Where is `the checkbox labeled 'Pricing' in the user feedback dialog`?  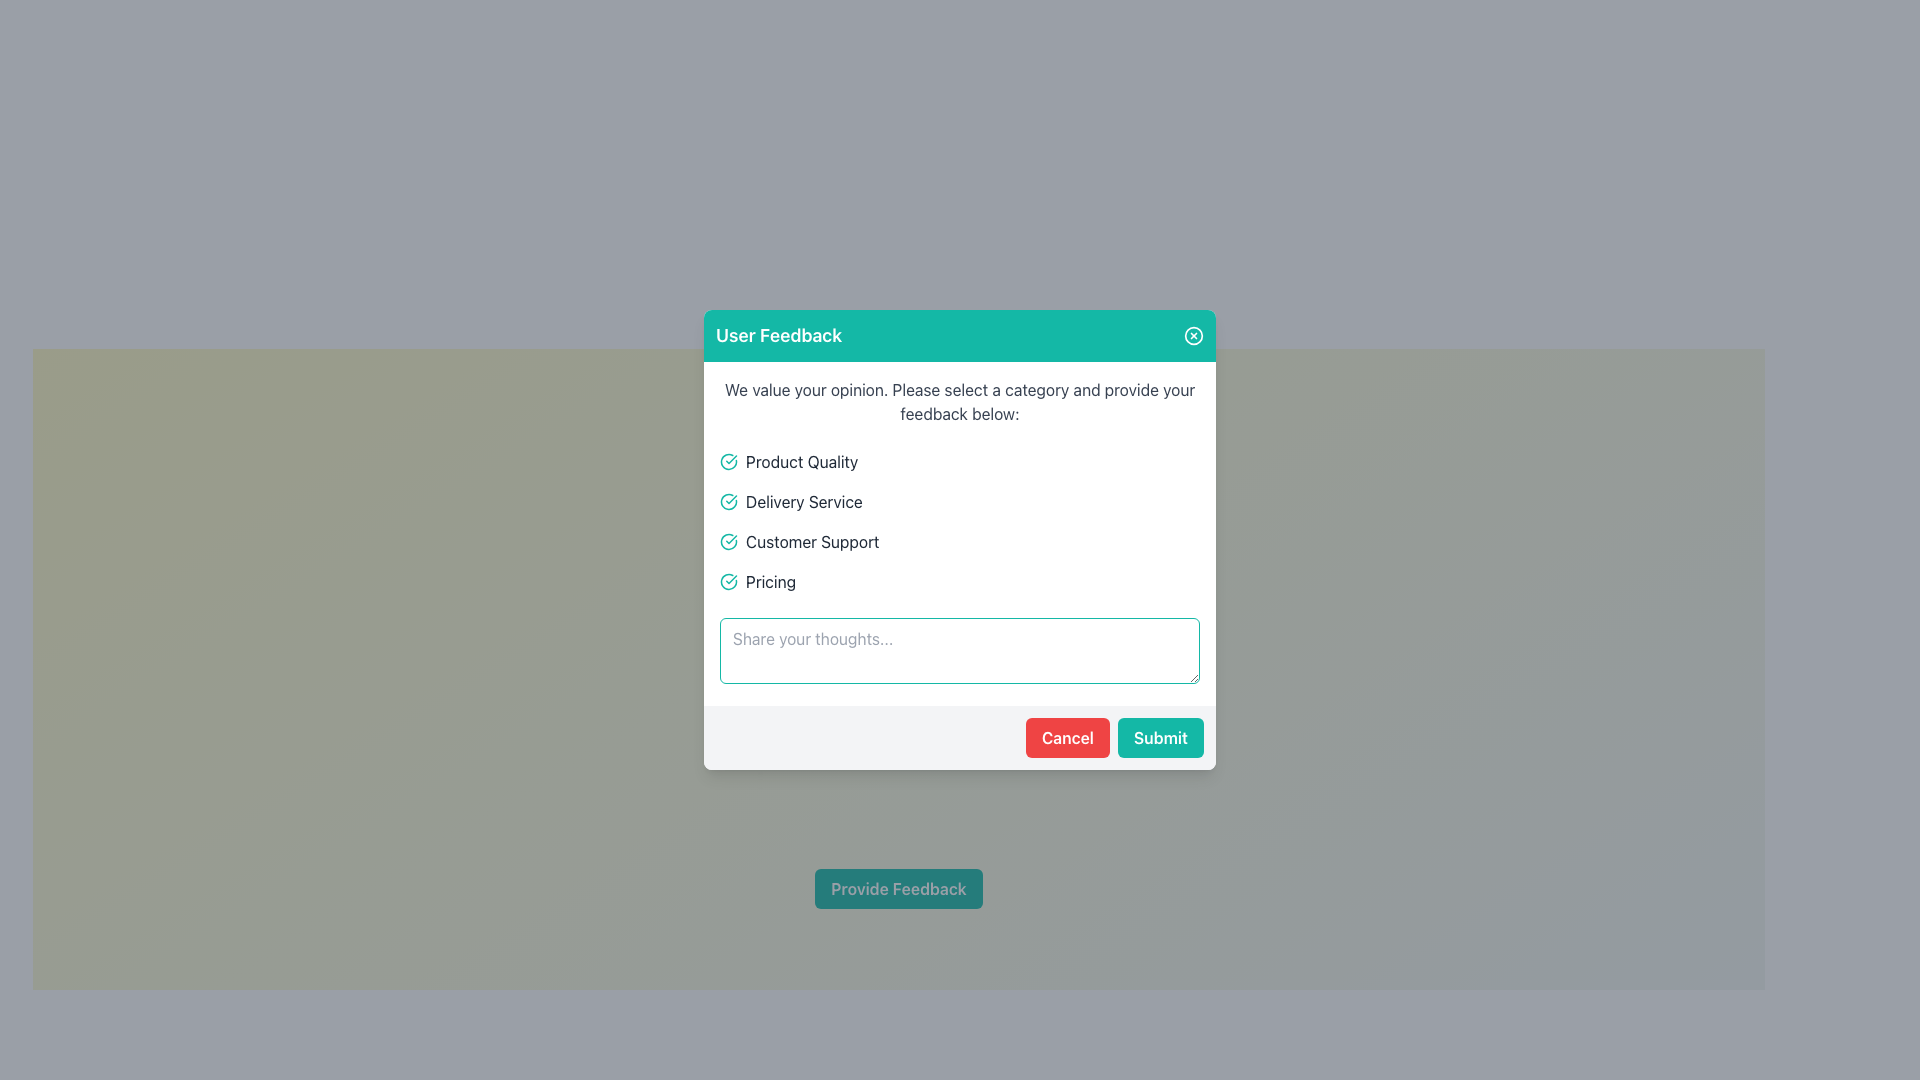
the checkbox labeled 'Pricing' in the user feedback dialog is located at coordinates (960, 582).